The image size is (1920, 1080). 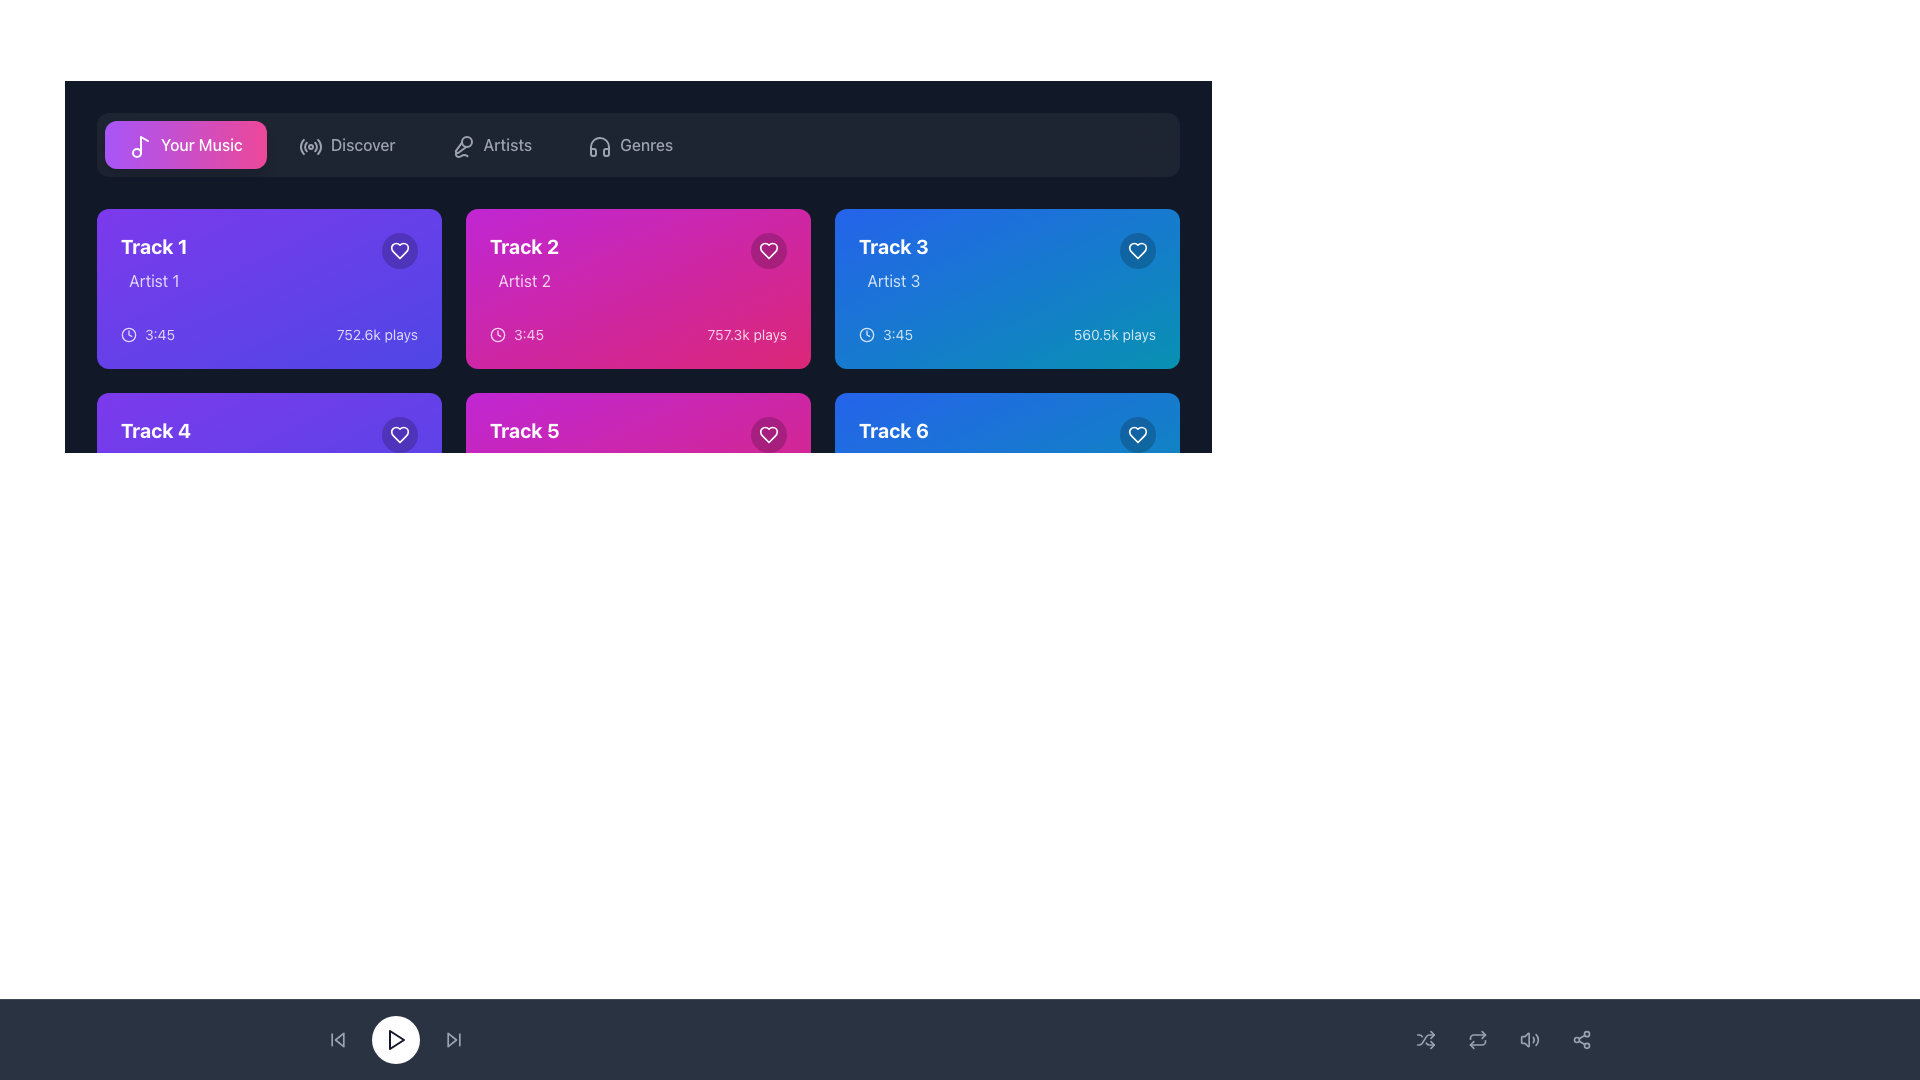 I want to click on the 'like' icon button located in the upper-right corner of the 'Track 6' box to like or unlike the track, so click(x=1137, y=434).